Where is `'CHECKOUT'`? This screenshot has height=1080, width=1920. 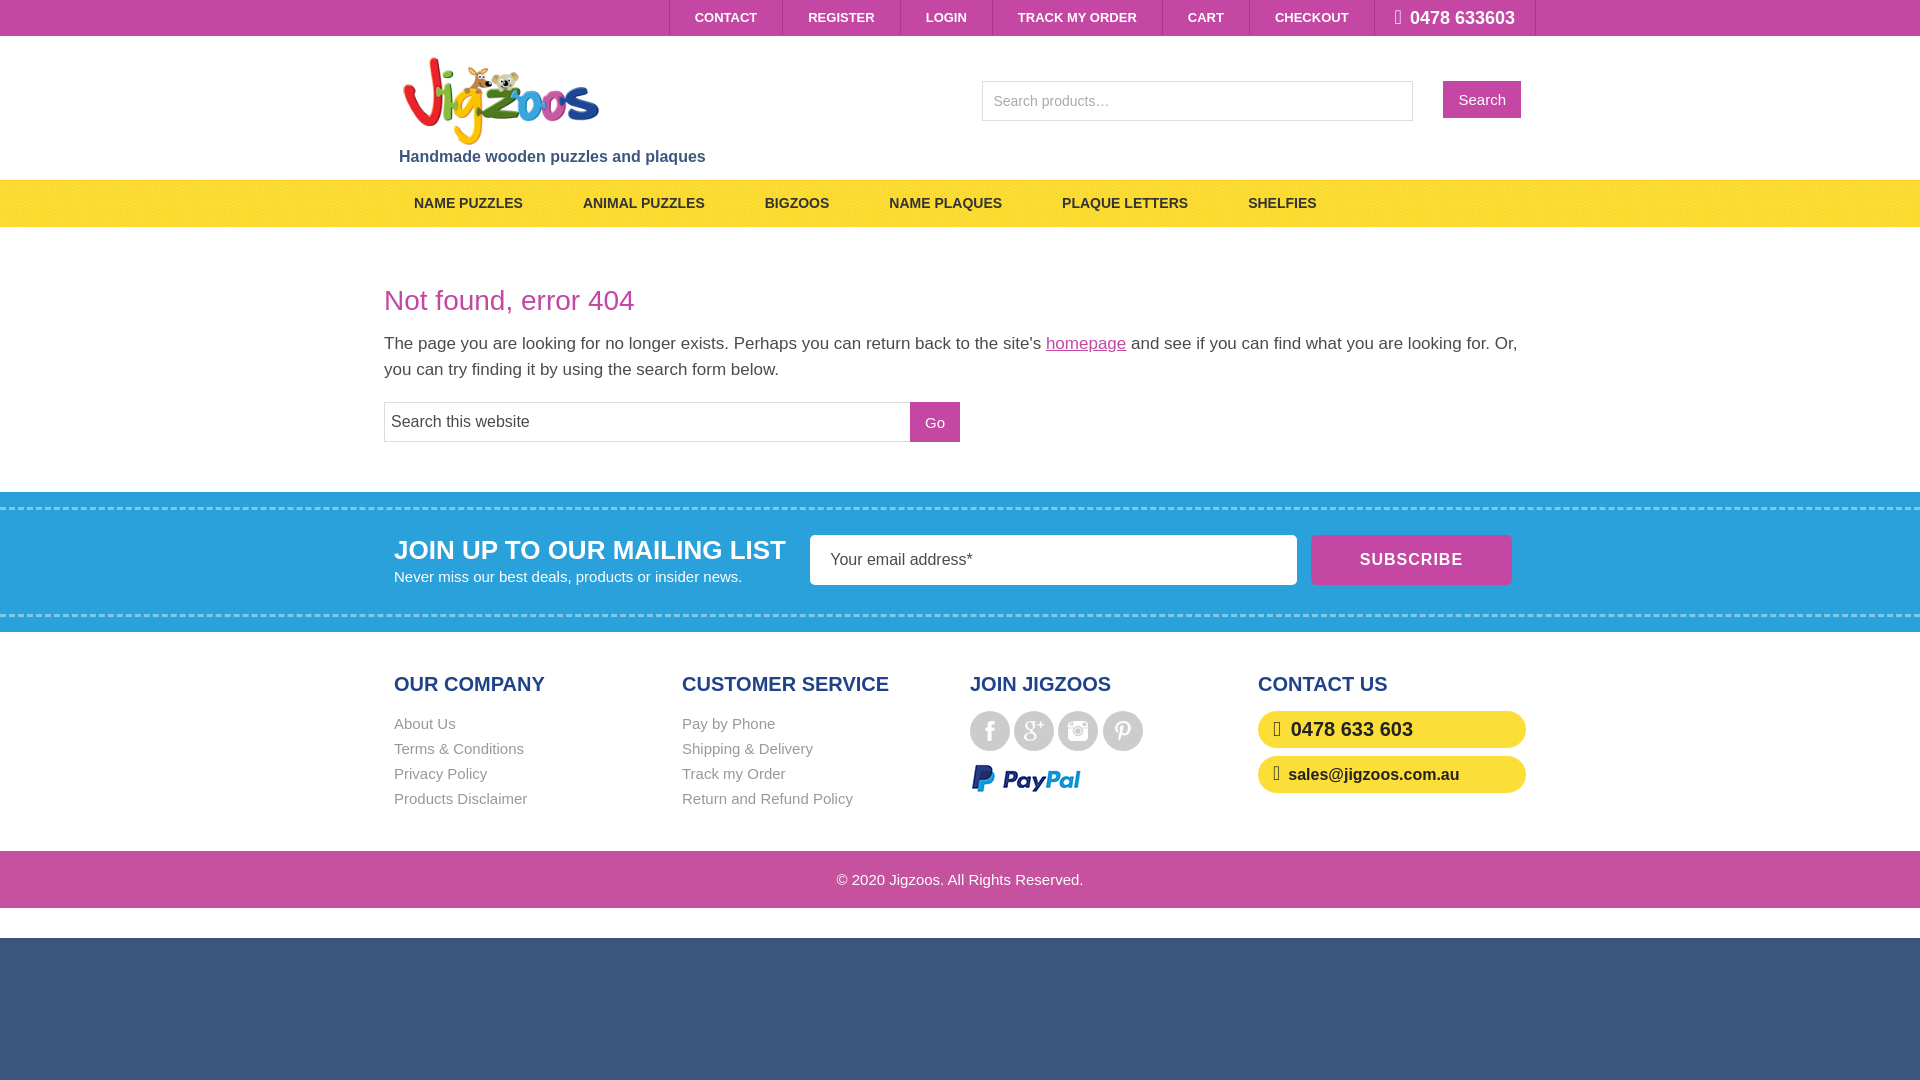 'CHECKOUT' is located at coordinates (1311, 17).